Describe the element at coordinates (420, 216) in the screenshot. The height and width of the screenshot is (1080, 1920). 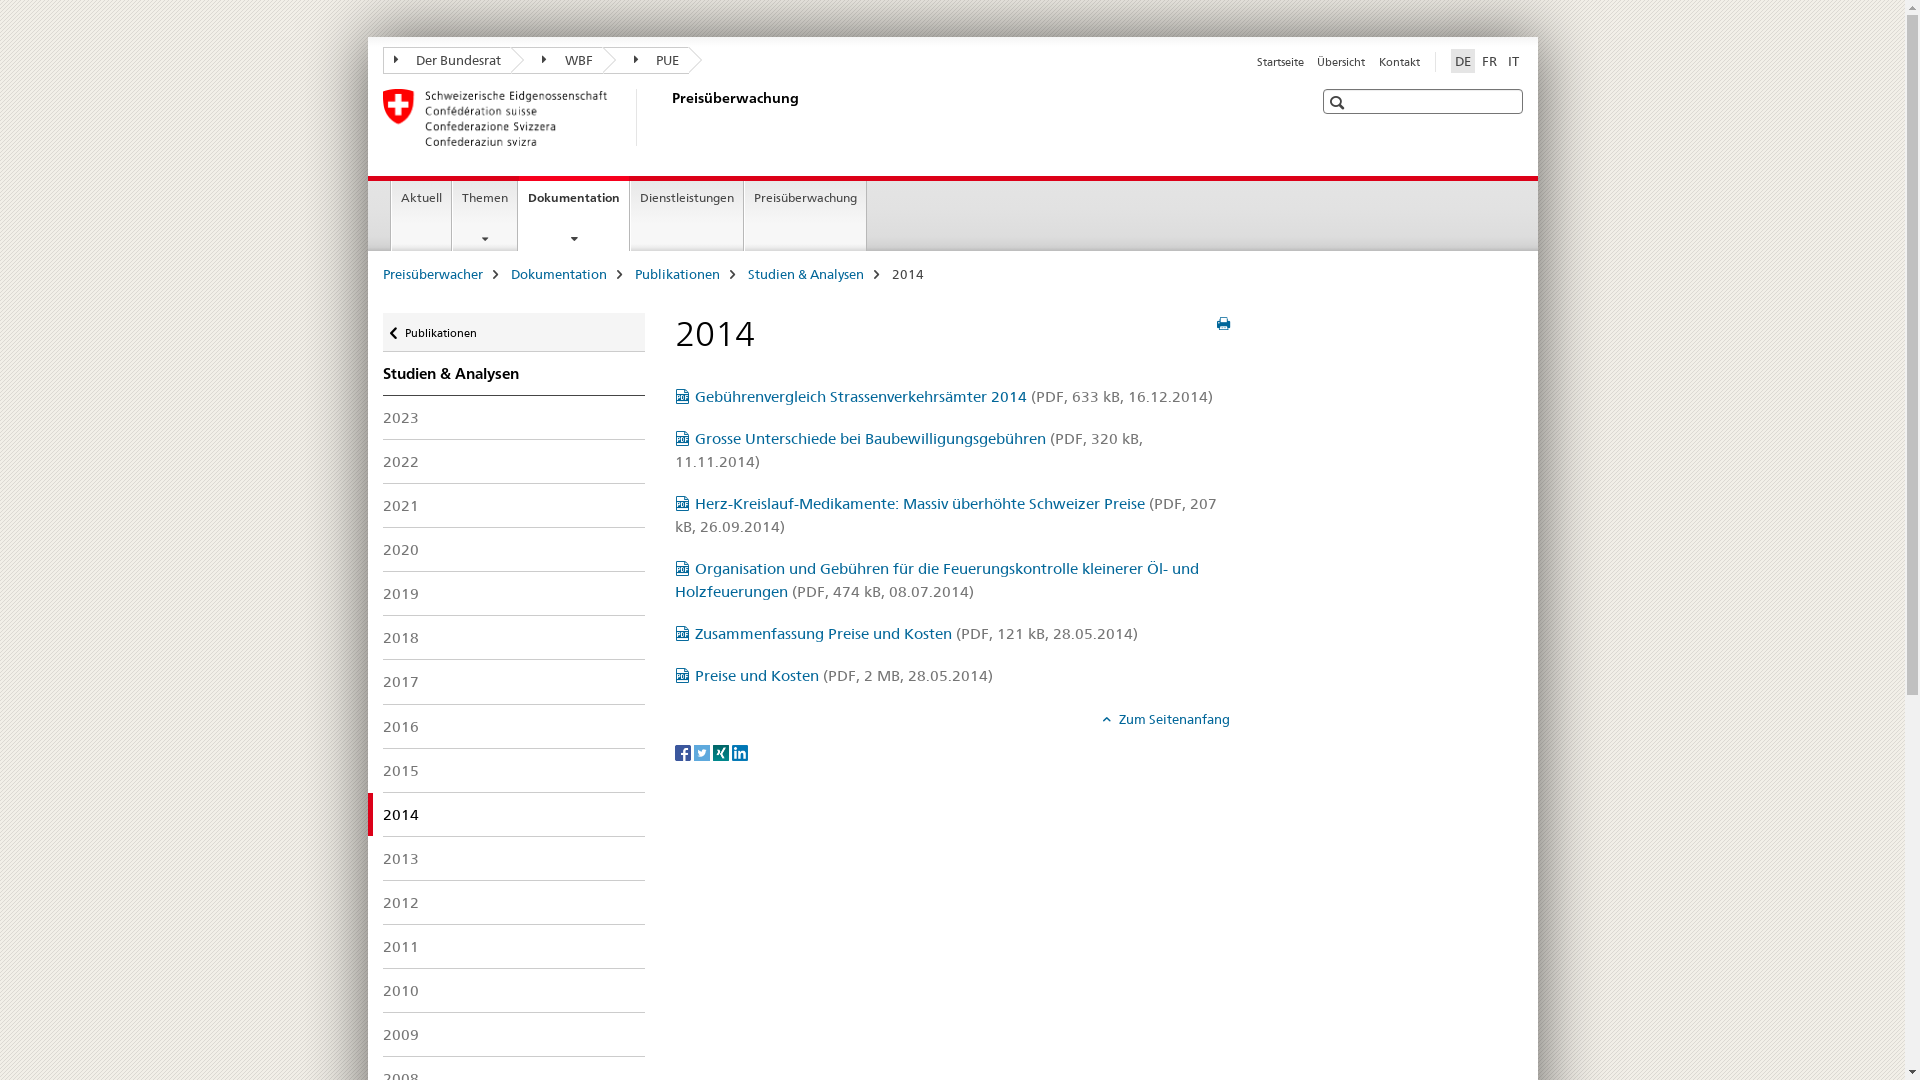
I see `'Aktuell'` at that location.